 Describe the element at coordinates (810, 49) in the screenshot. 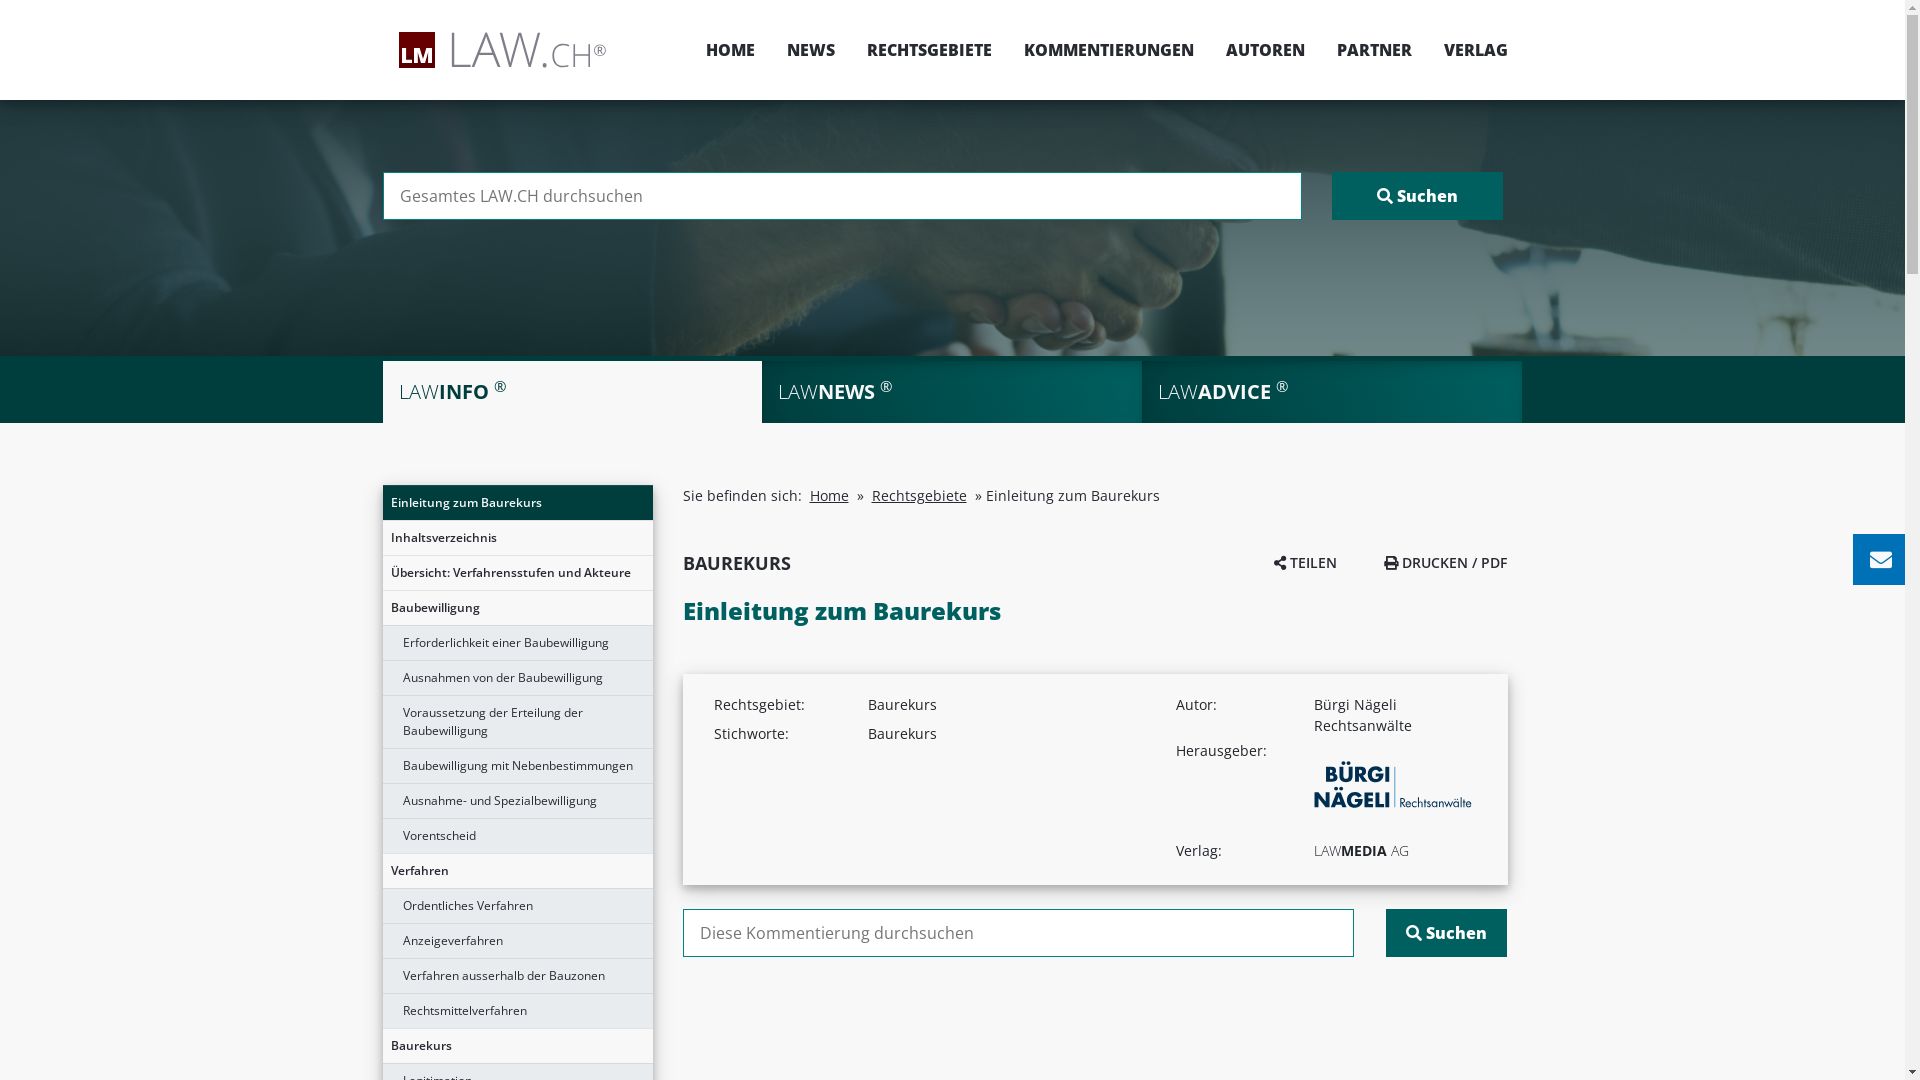

I see `'NEWS'` at that location.